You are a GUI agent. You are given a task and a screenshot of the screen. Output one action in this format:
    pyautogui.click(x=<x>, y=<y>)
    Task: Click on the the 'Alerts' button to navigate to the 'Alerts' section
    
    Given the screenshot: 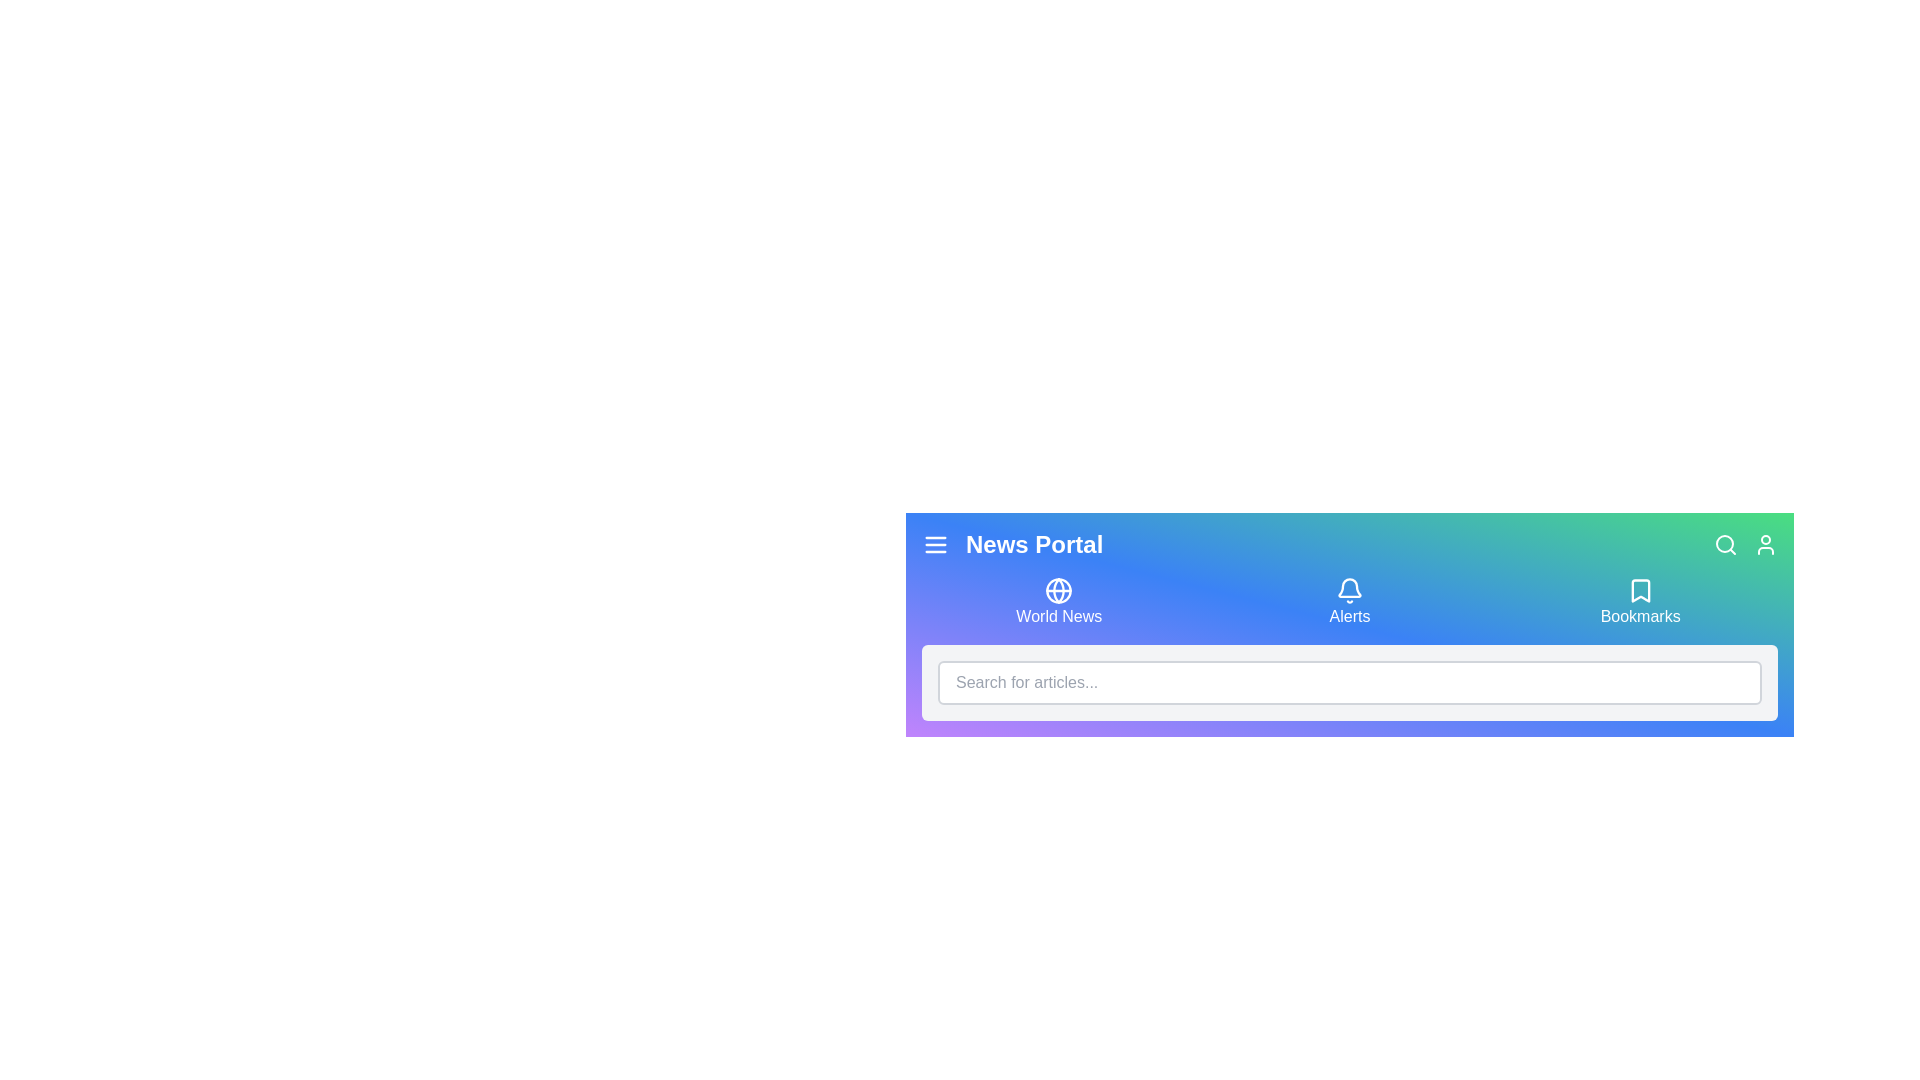 What is the action you would take?
    pyautogui.click(x=1349, y=601)
    